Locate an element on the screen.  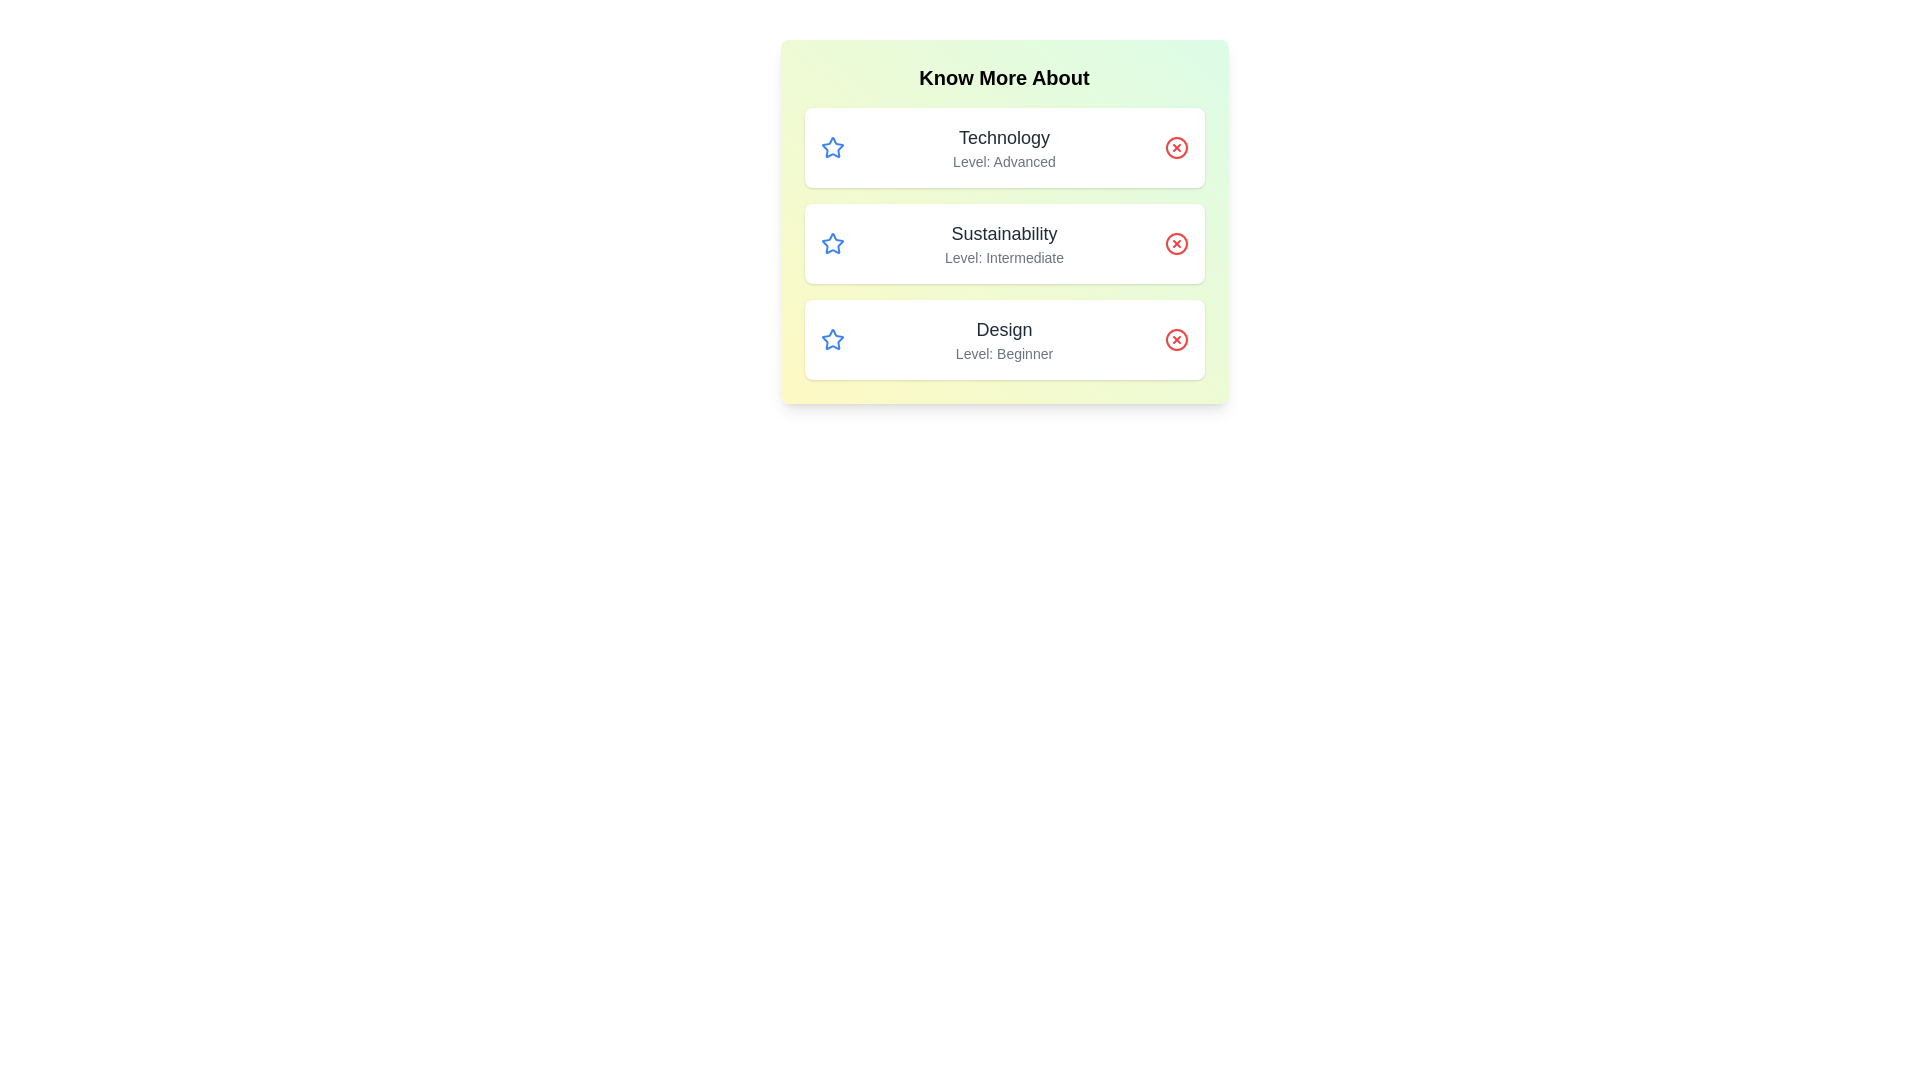
the 'X' button next to the topic Design to remove it from the list is located at coordinates (1176, 338).